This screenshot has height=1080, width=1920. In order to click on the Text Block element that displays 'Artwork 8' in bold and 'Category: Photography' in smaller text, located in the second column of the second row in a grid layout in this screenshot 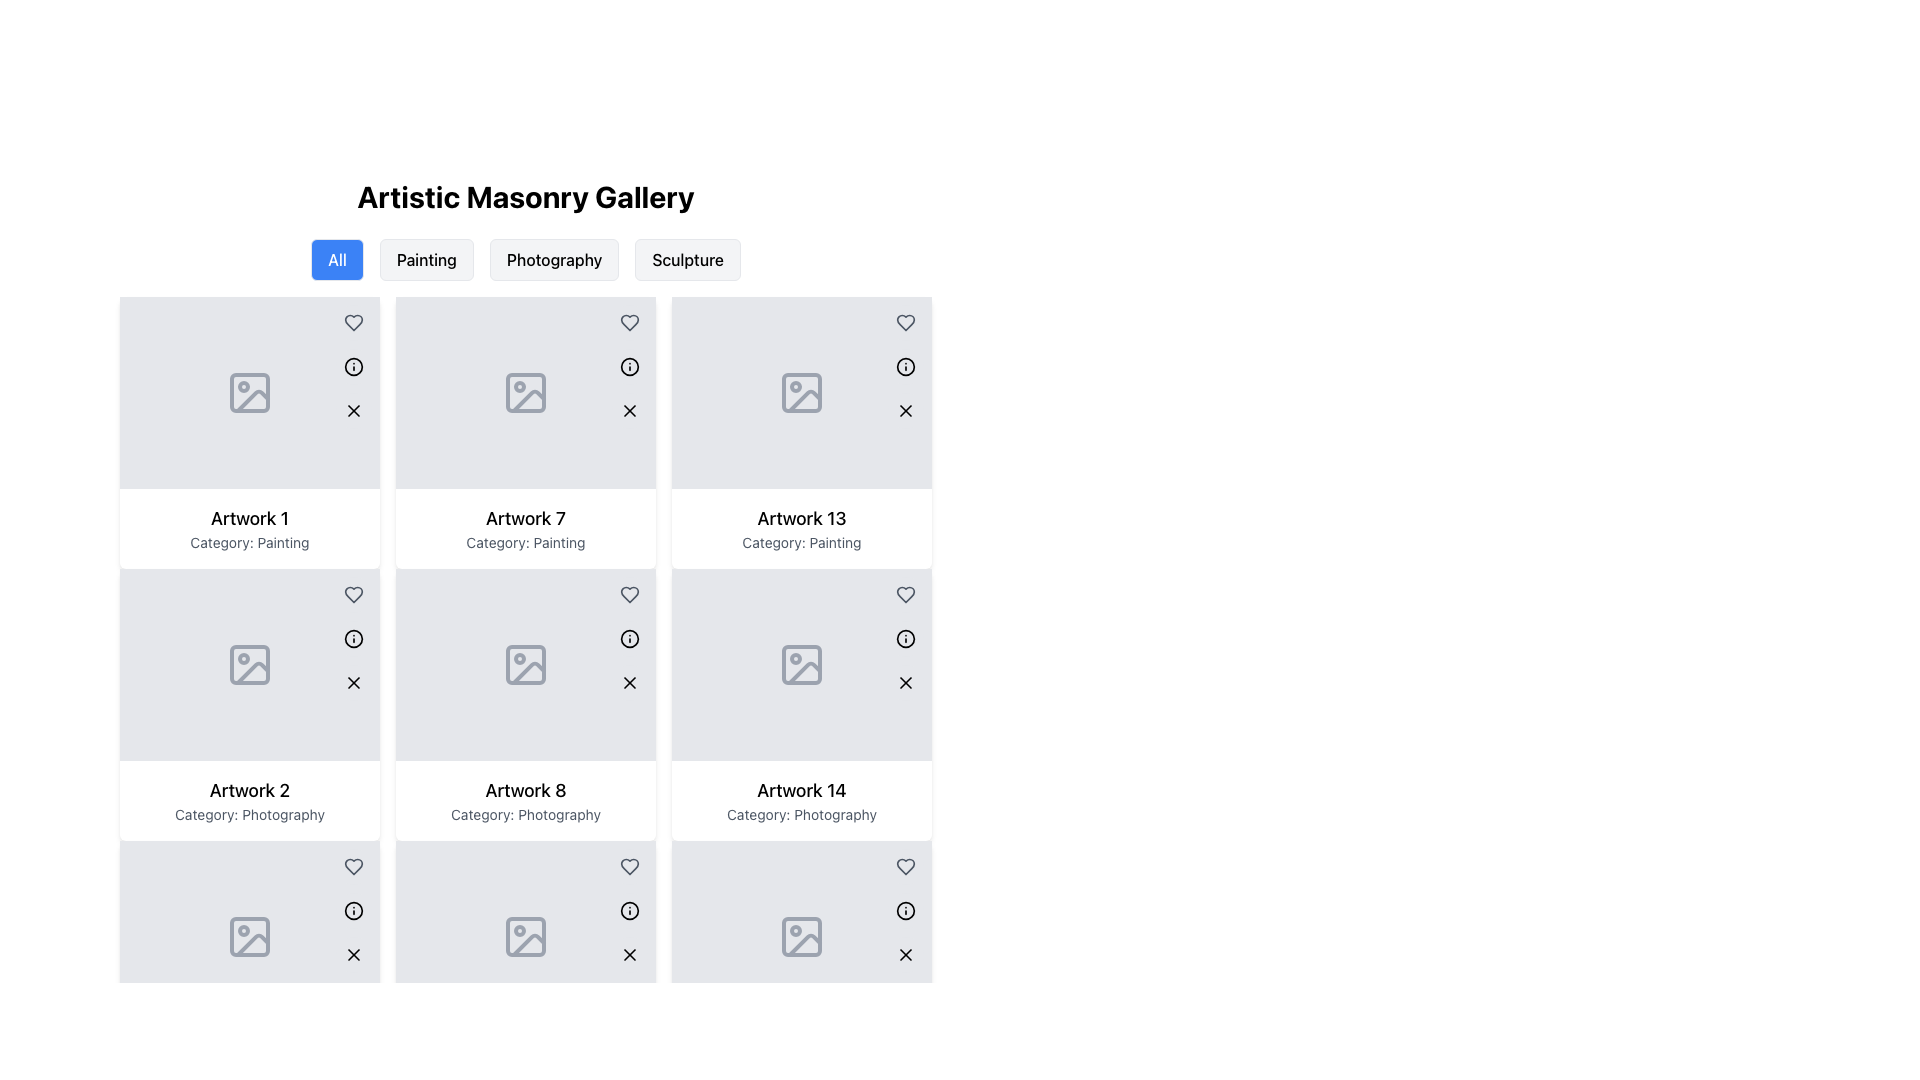, I will do `click(526, 800)`.